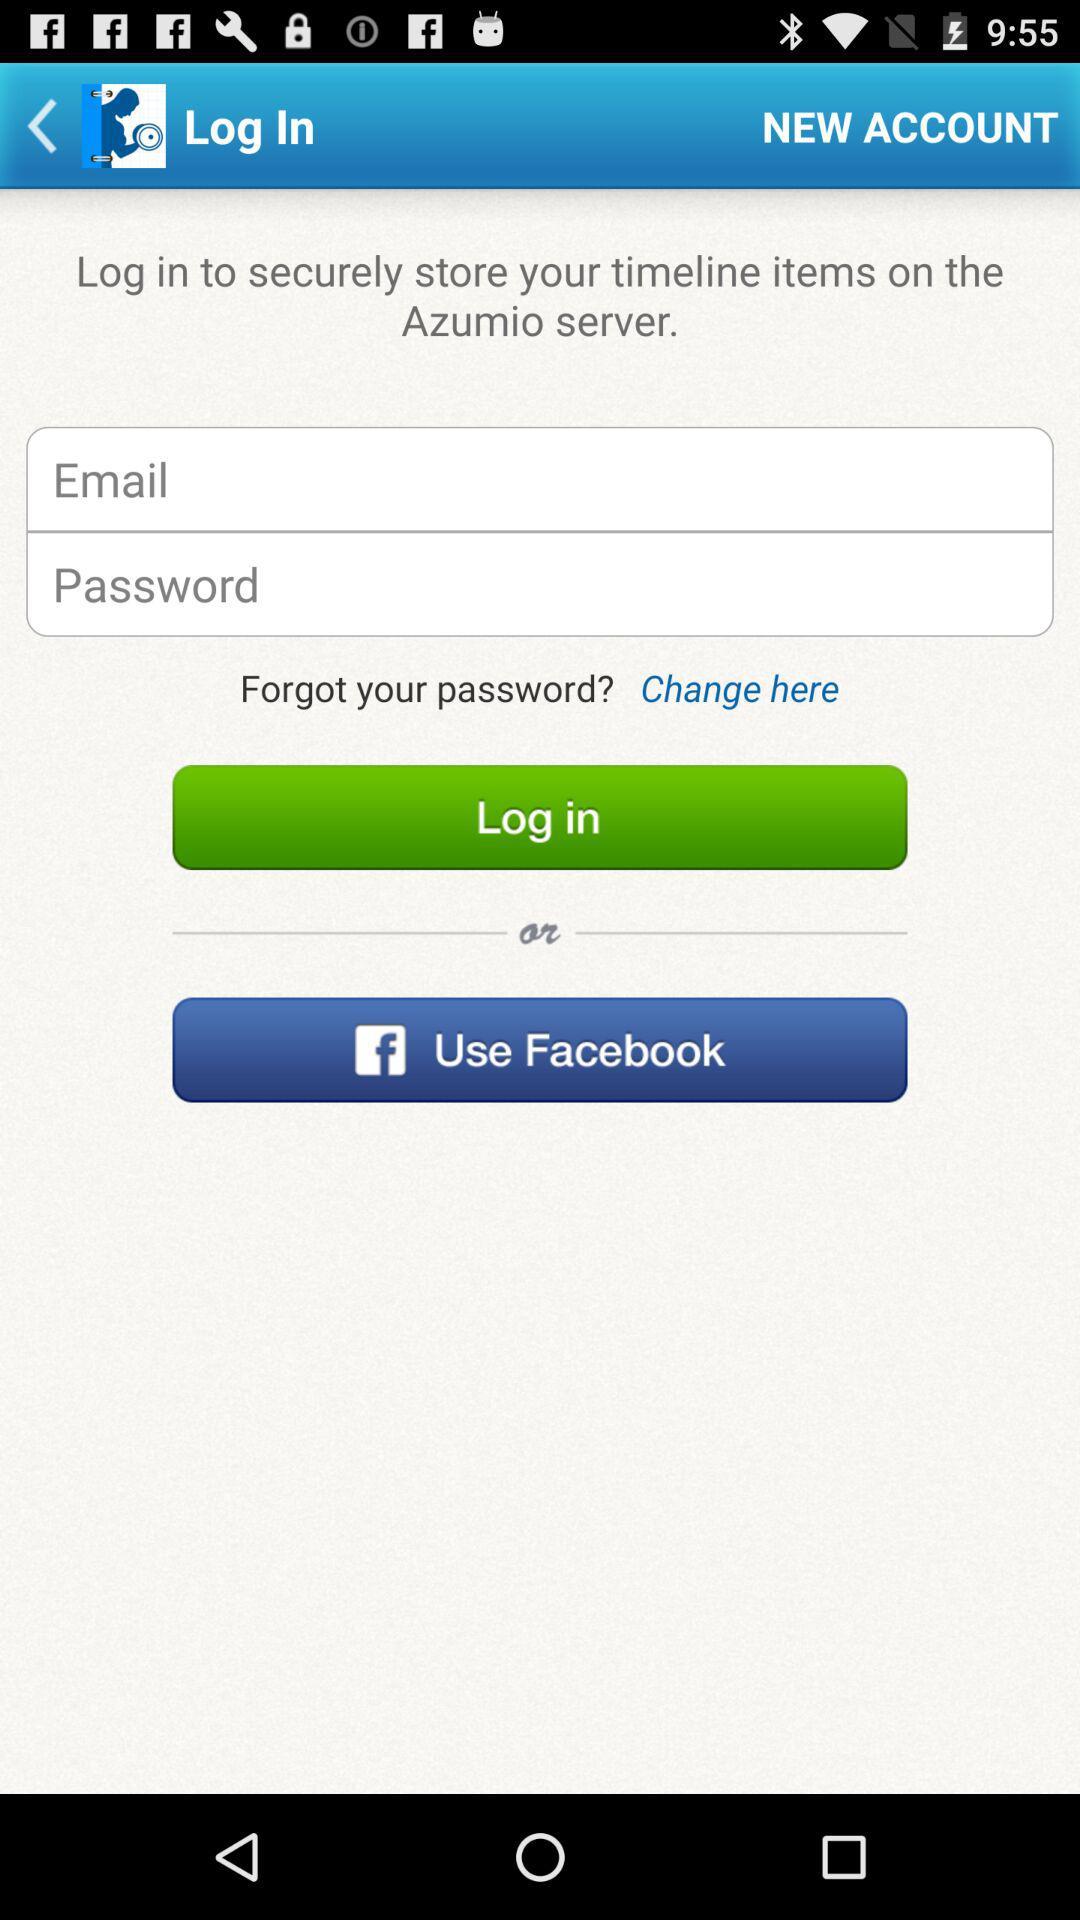 The width and height of the screenshot is (1080, 1920). I want to click on item next to the log in item, so click(910, 124).